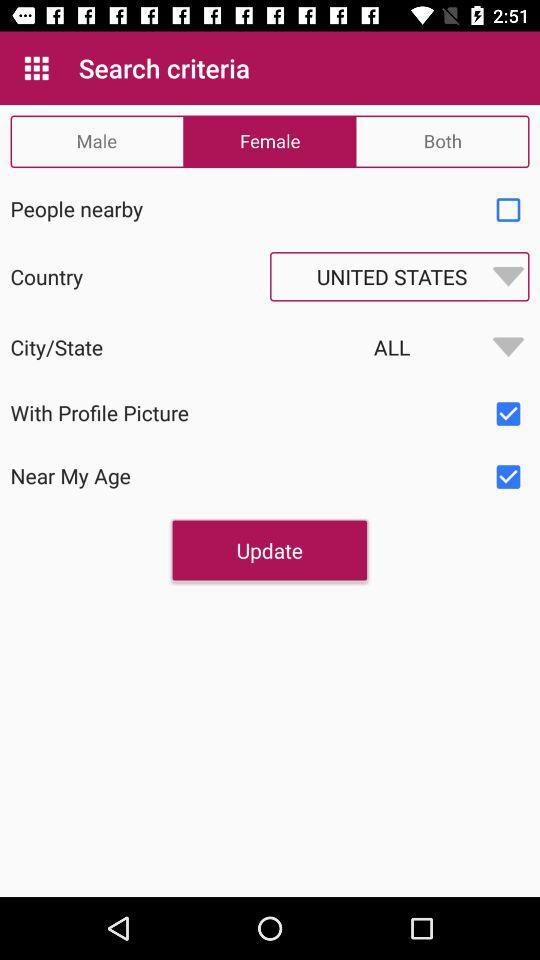 This screenshot has width=540, height=960. What do you see at coordinates (508, 210) in the screenshot?
I see `check on the people nearby option` at bounding box center [508, 210].